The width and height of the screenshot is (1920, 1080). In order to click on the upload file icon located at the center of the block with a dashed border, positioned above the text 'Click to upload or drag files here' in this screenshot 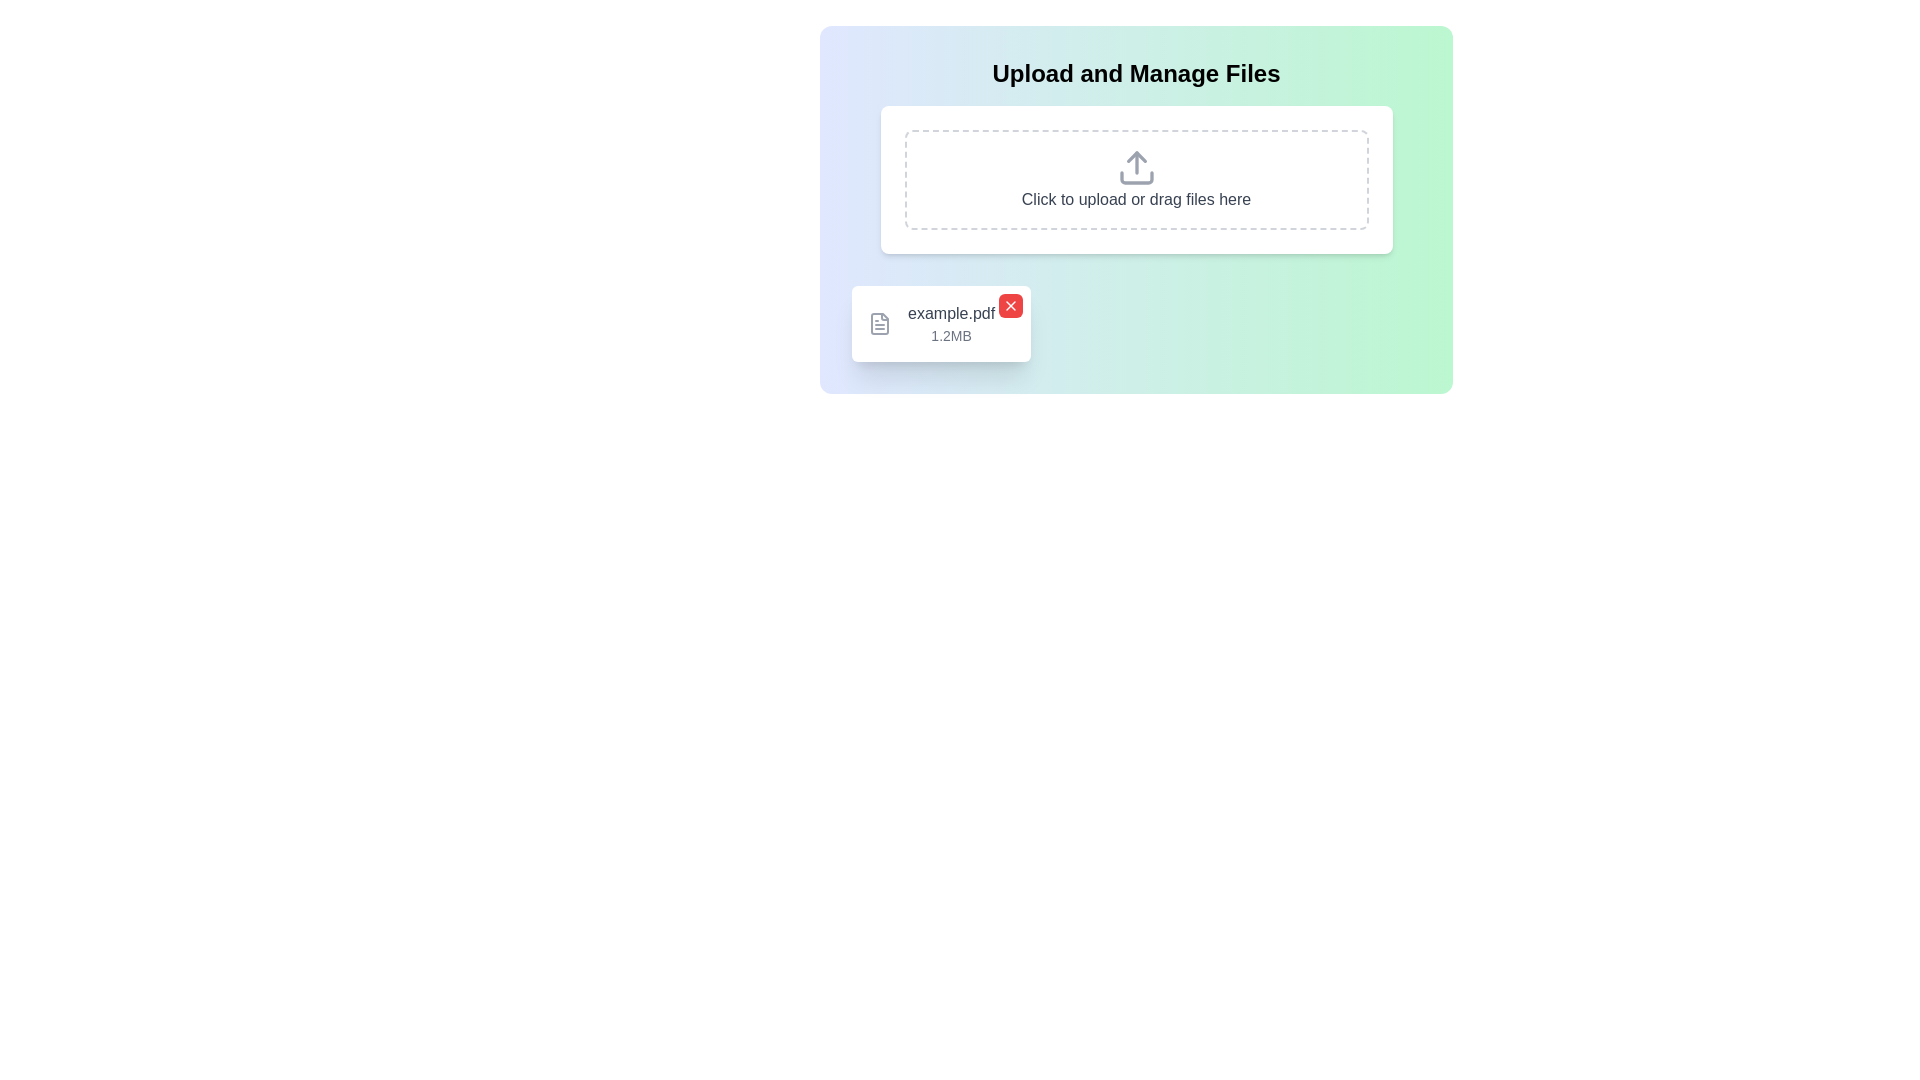, I will do `click(1136, 167)`.